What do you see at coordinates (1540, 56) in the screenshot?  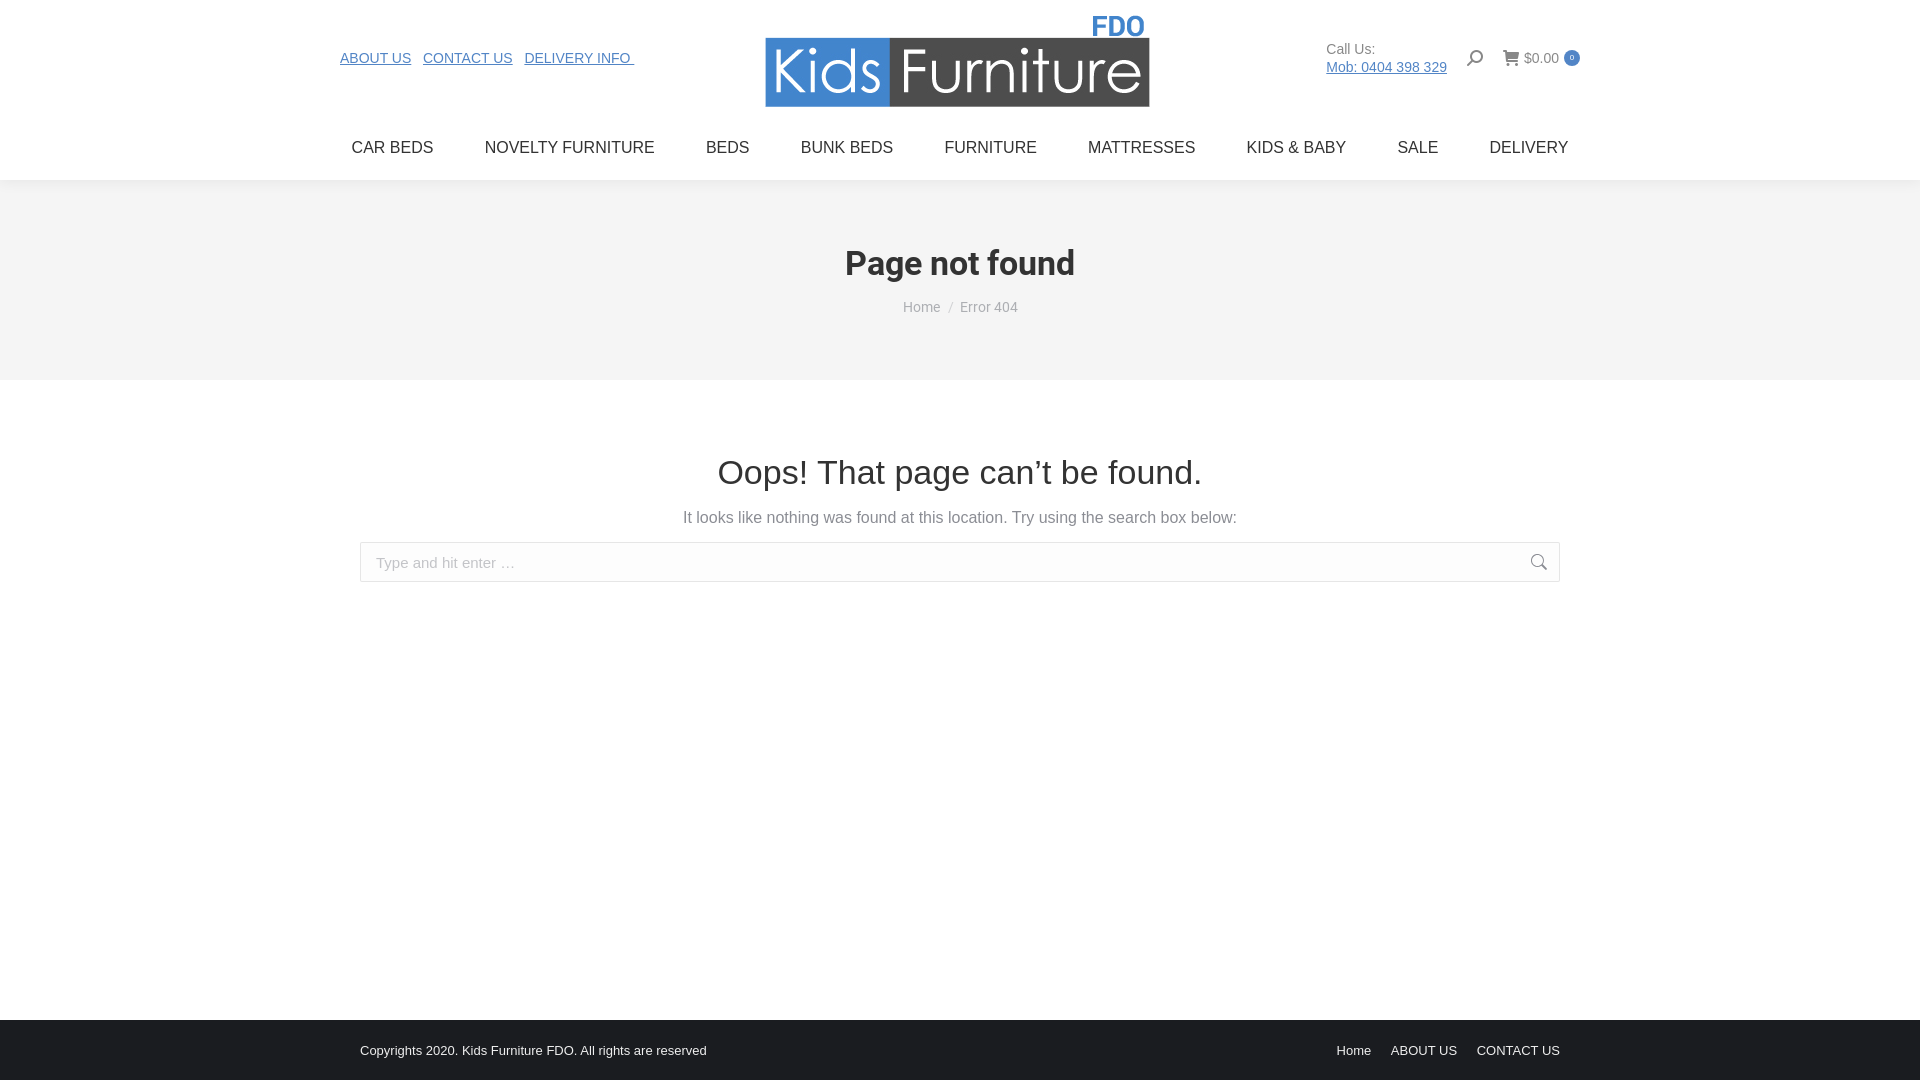 I see `'$0.00` at bounding box center [1540, 56].